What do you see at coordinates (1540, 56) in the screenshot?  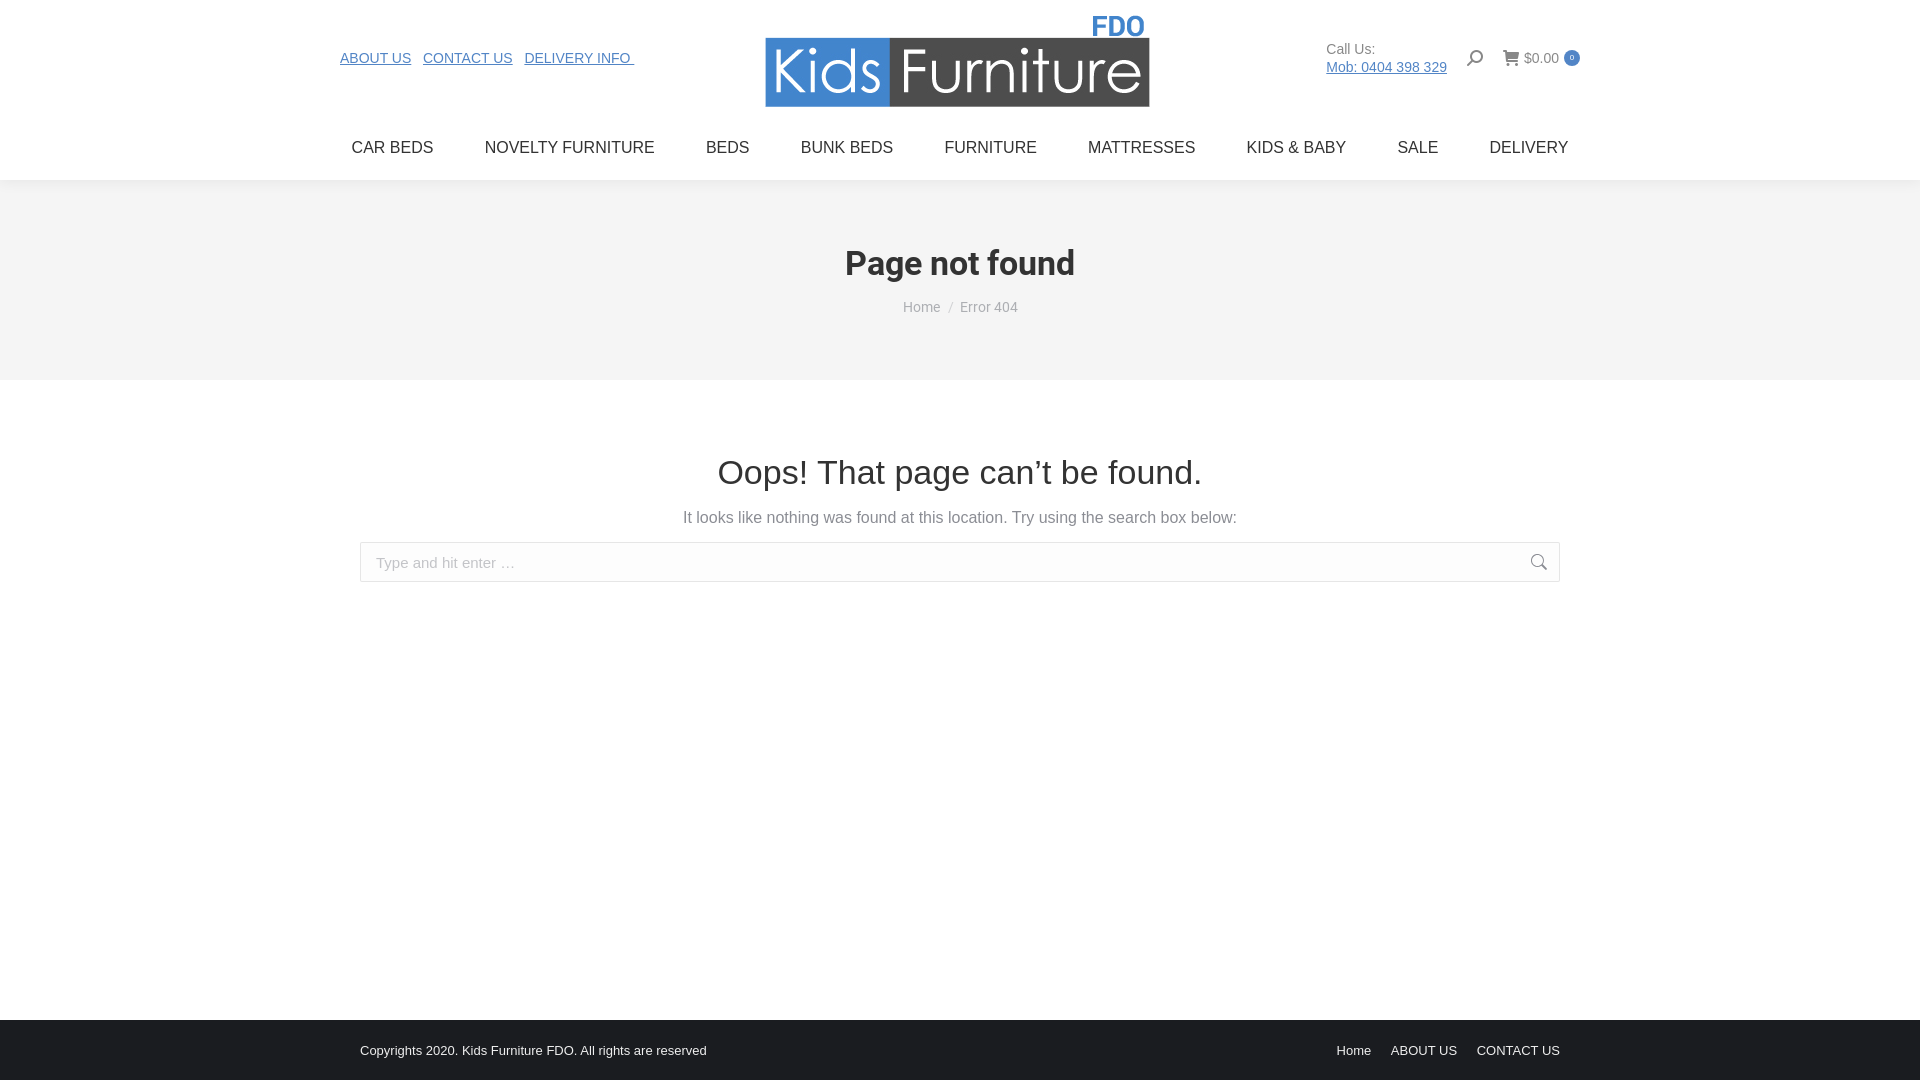 I see `'$0.00` at bounding box center [1540, 56].